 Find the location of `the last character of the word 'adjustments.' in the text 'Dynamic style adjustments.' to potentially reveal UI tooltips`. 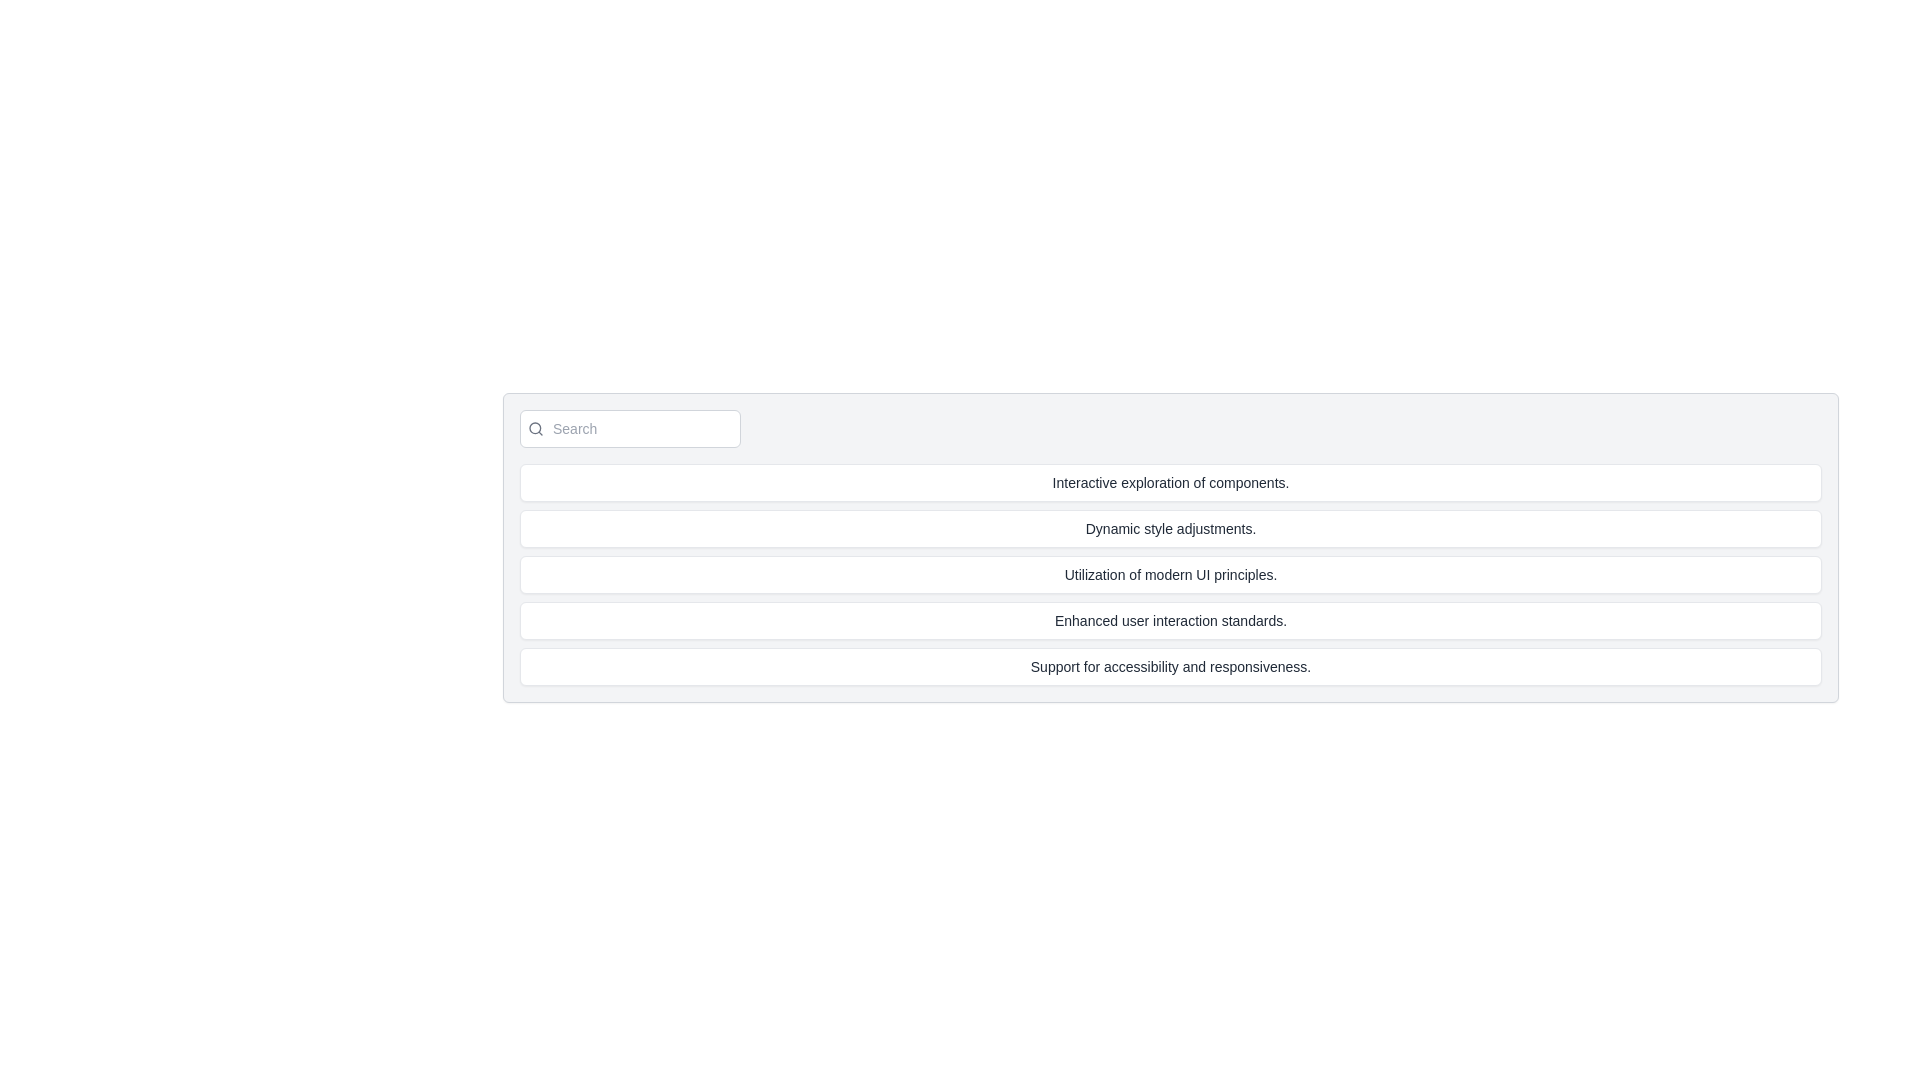

the last character of the word 'adjustments.' in the text 'Dynamic style adjustments.' to potentially reveal UI tooltips is located at coordinates (1228, 527).